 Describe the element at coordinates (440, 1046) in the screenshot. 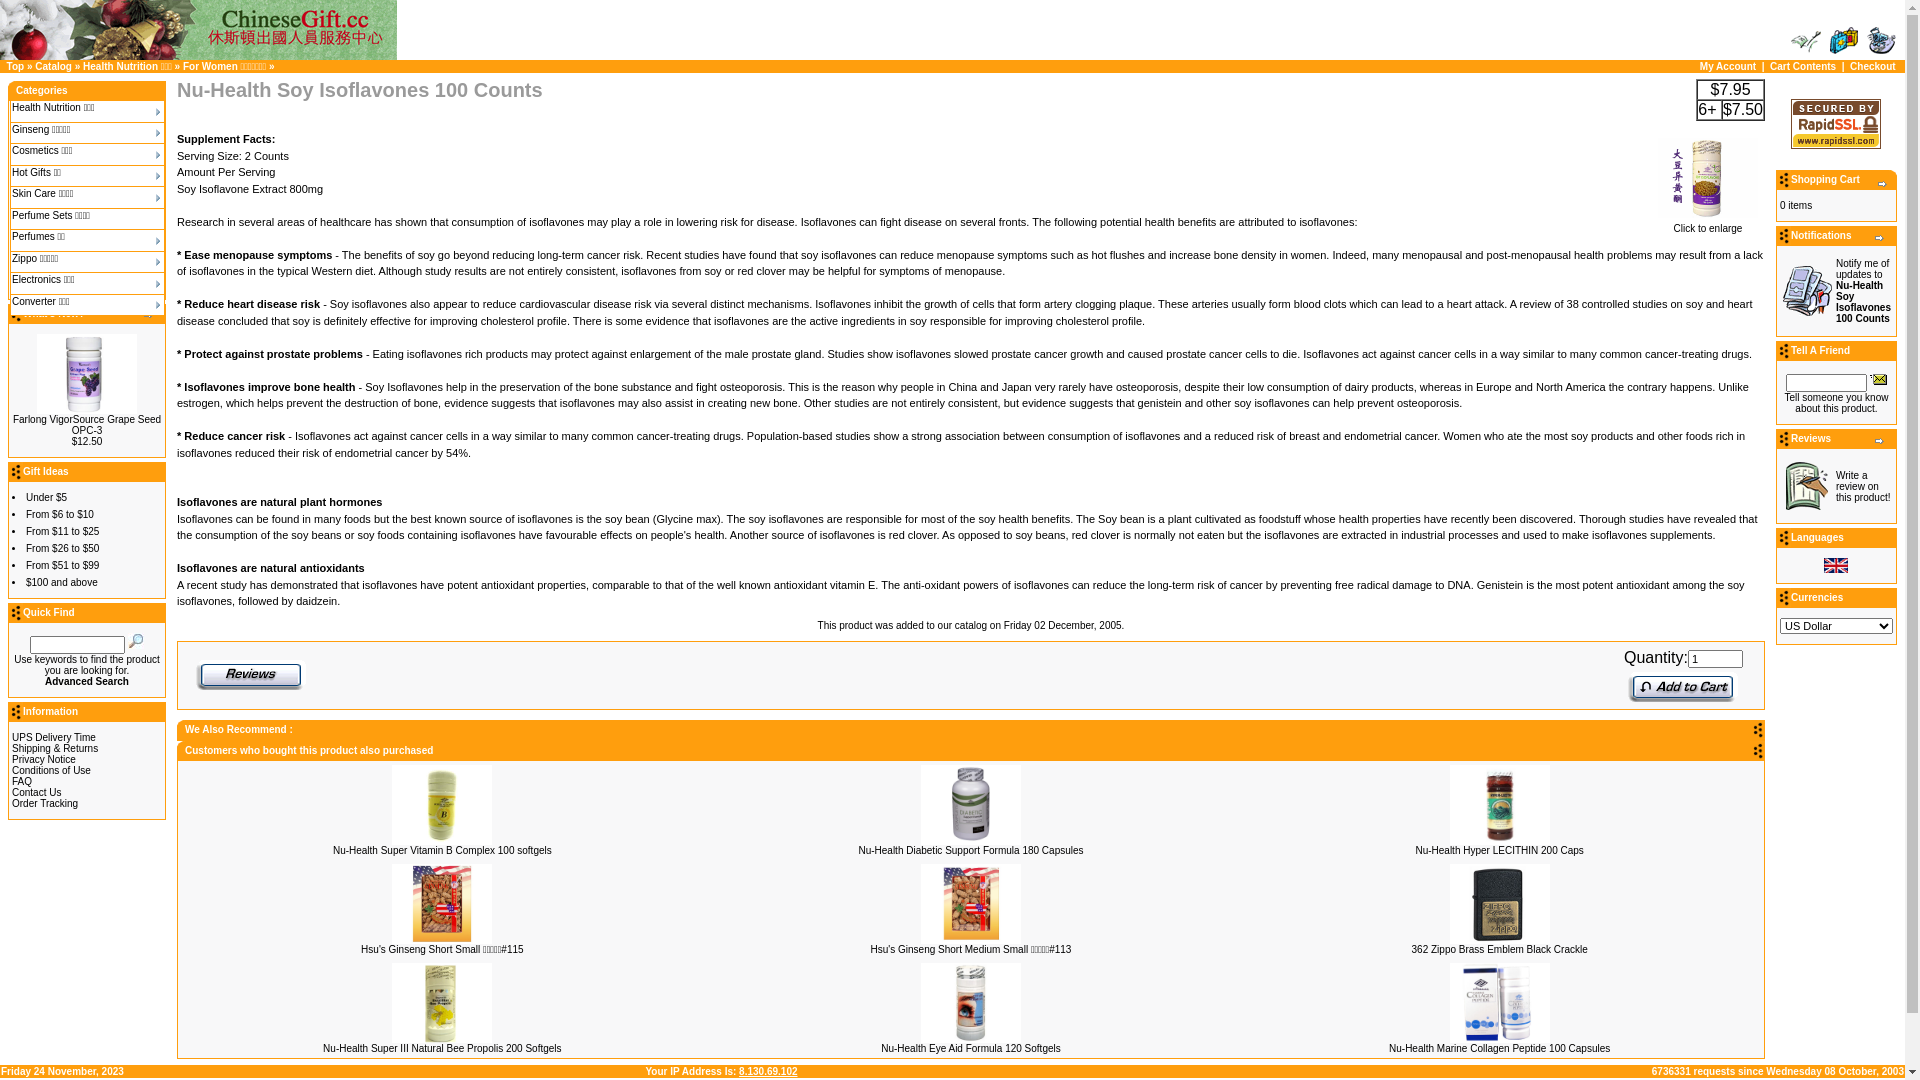

I see `'Nu-Health Super III Natural Bee Propolis 200 Softgels'` at that location.